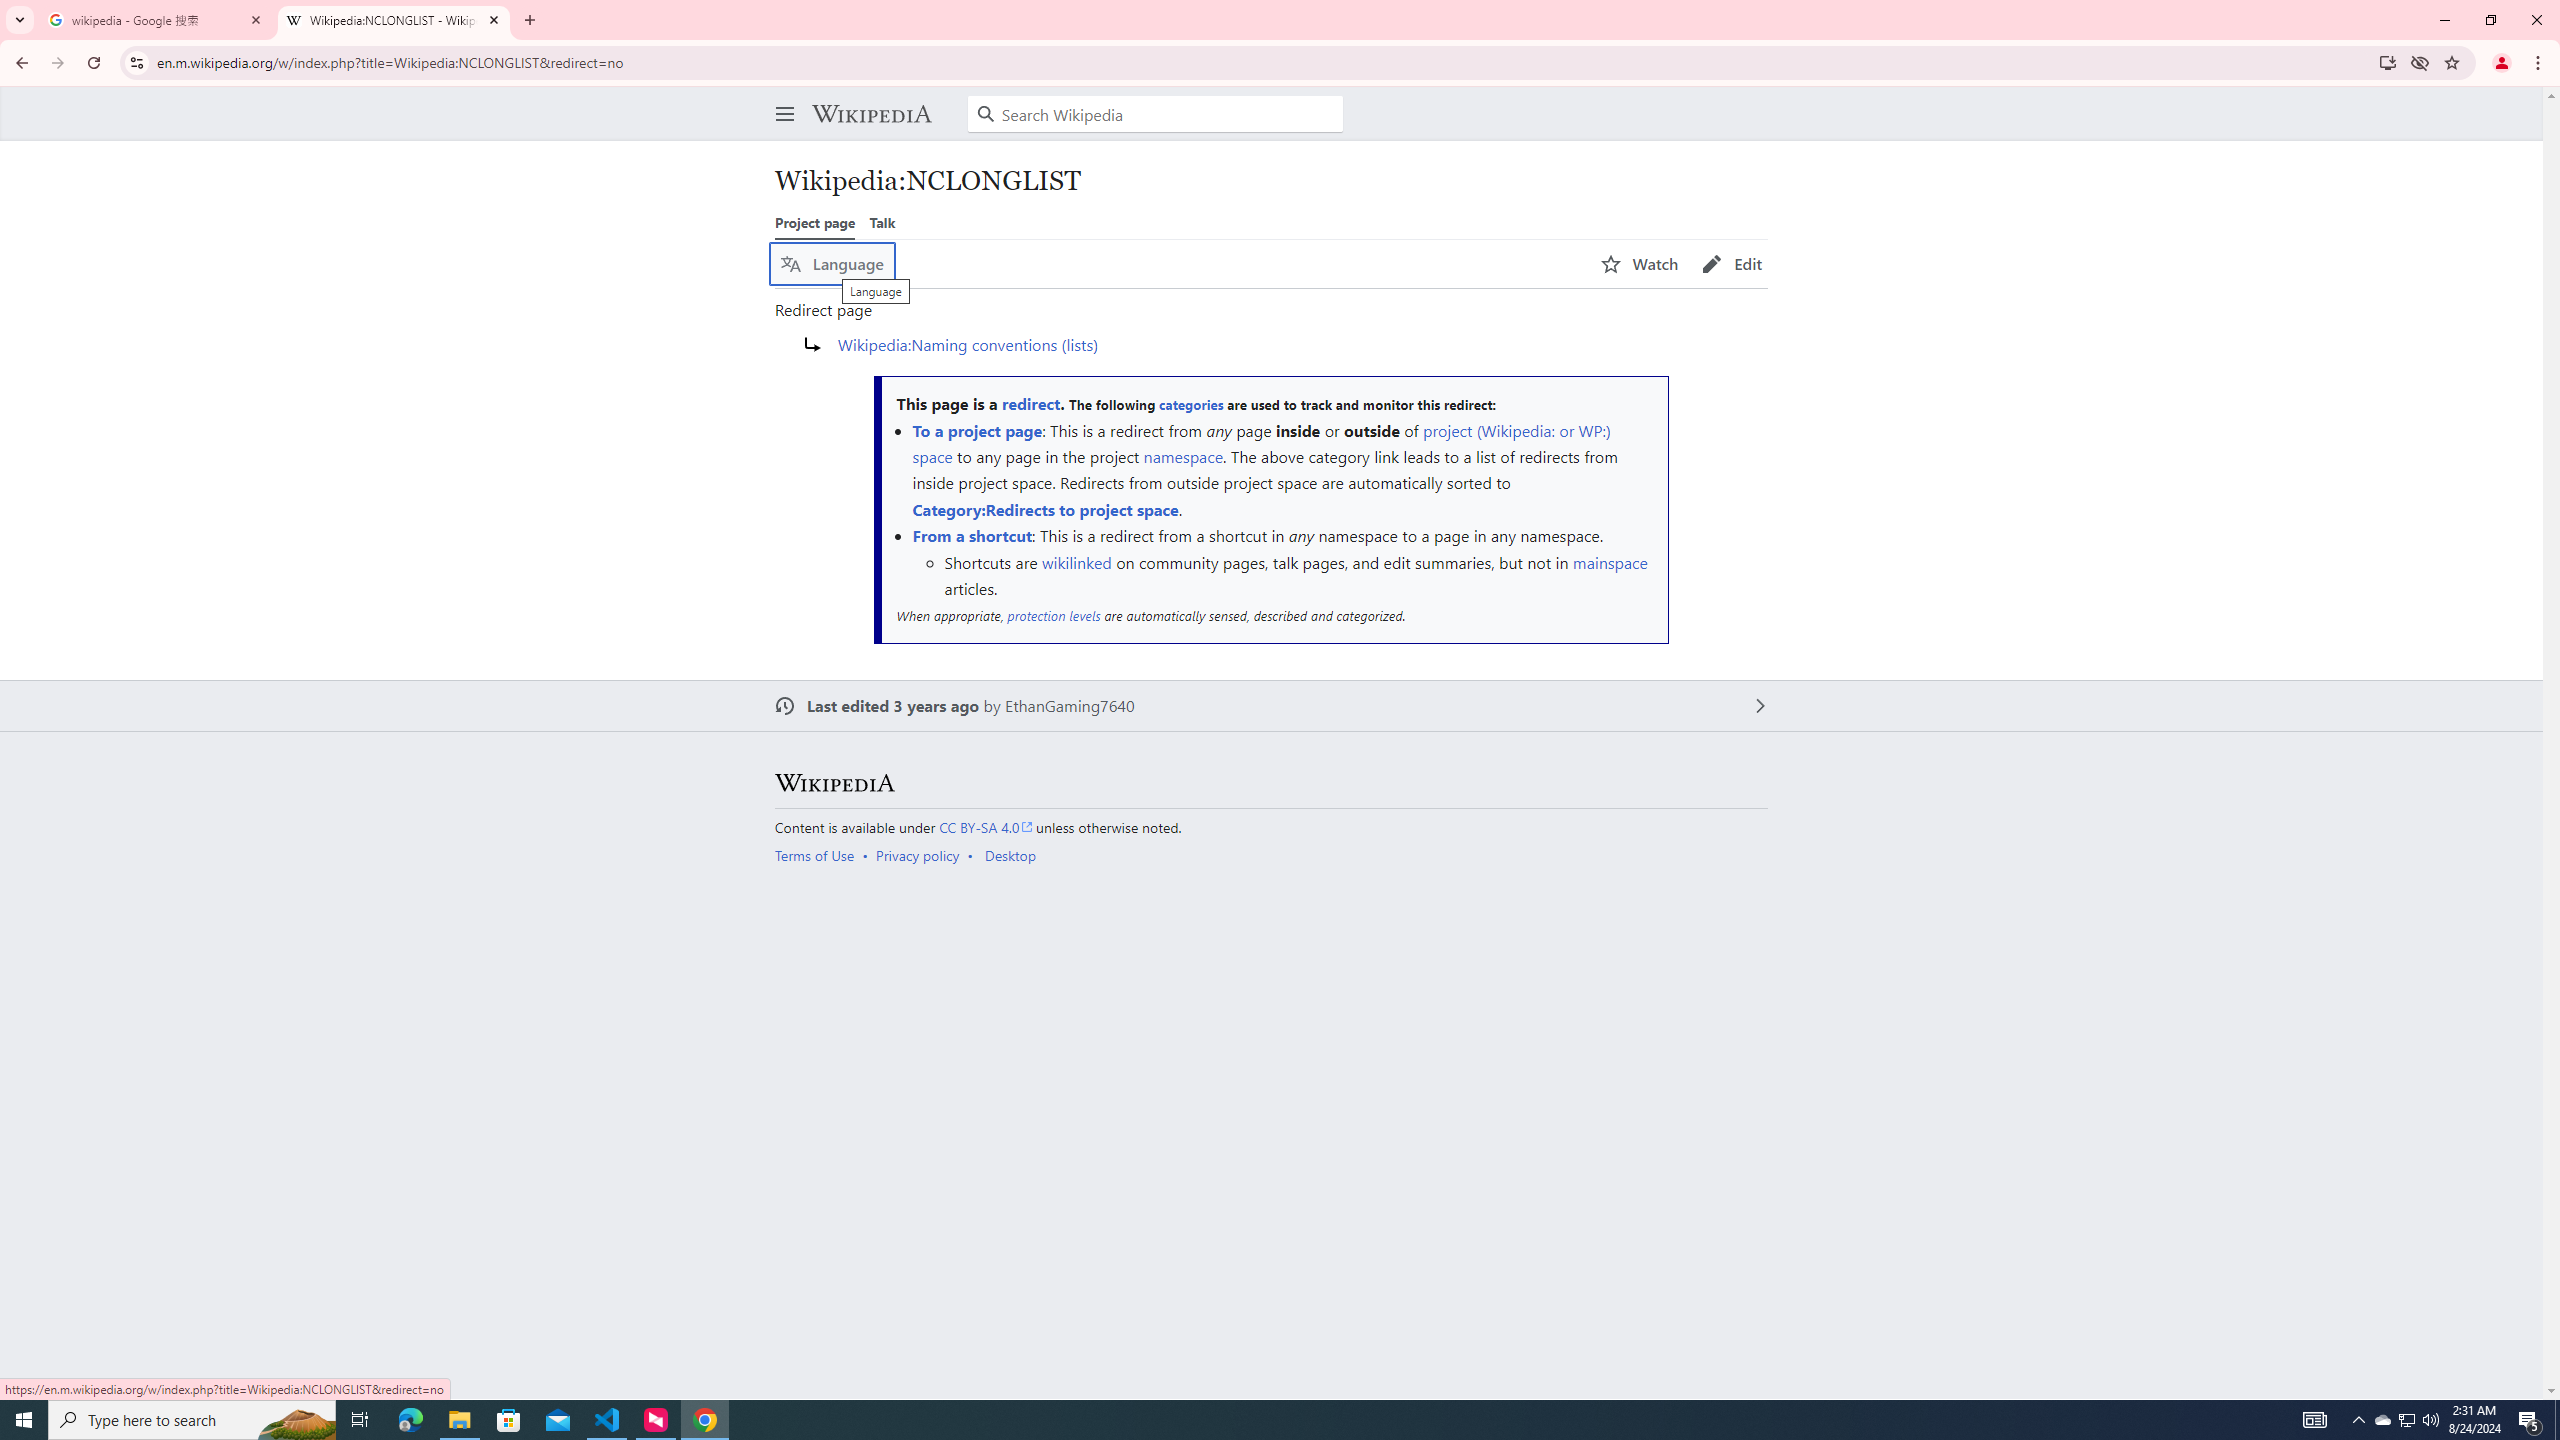 This screenshot has height=1440, width=2560. I want to click on 'Wikipedia:Naming conventions (lists)', so click(966, 344).